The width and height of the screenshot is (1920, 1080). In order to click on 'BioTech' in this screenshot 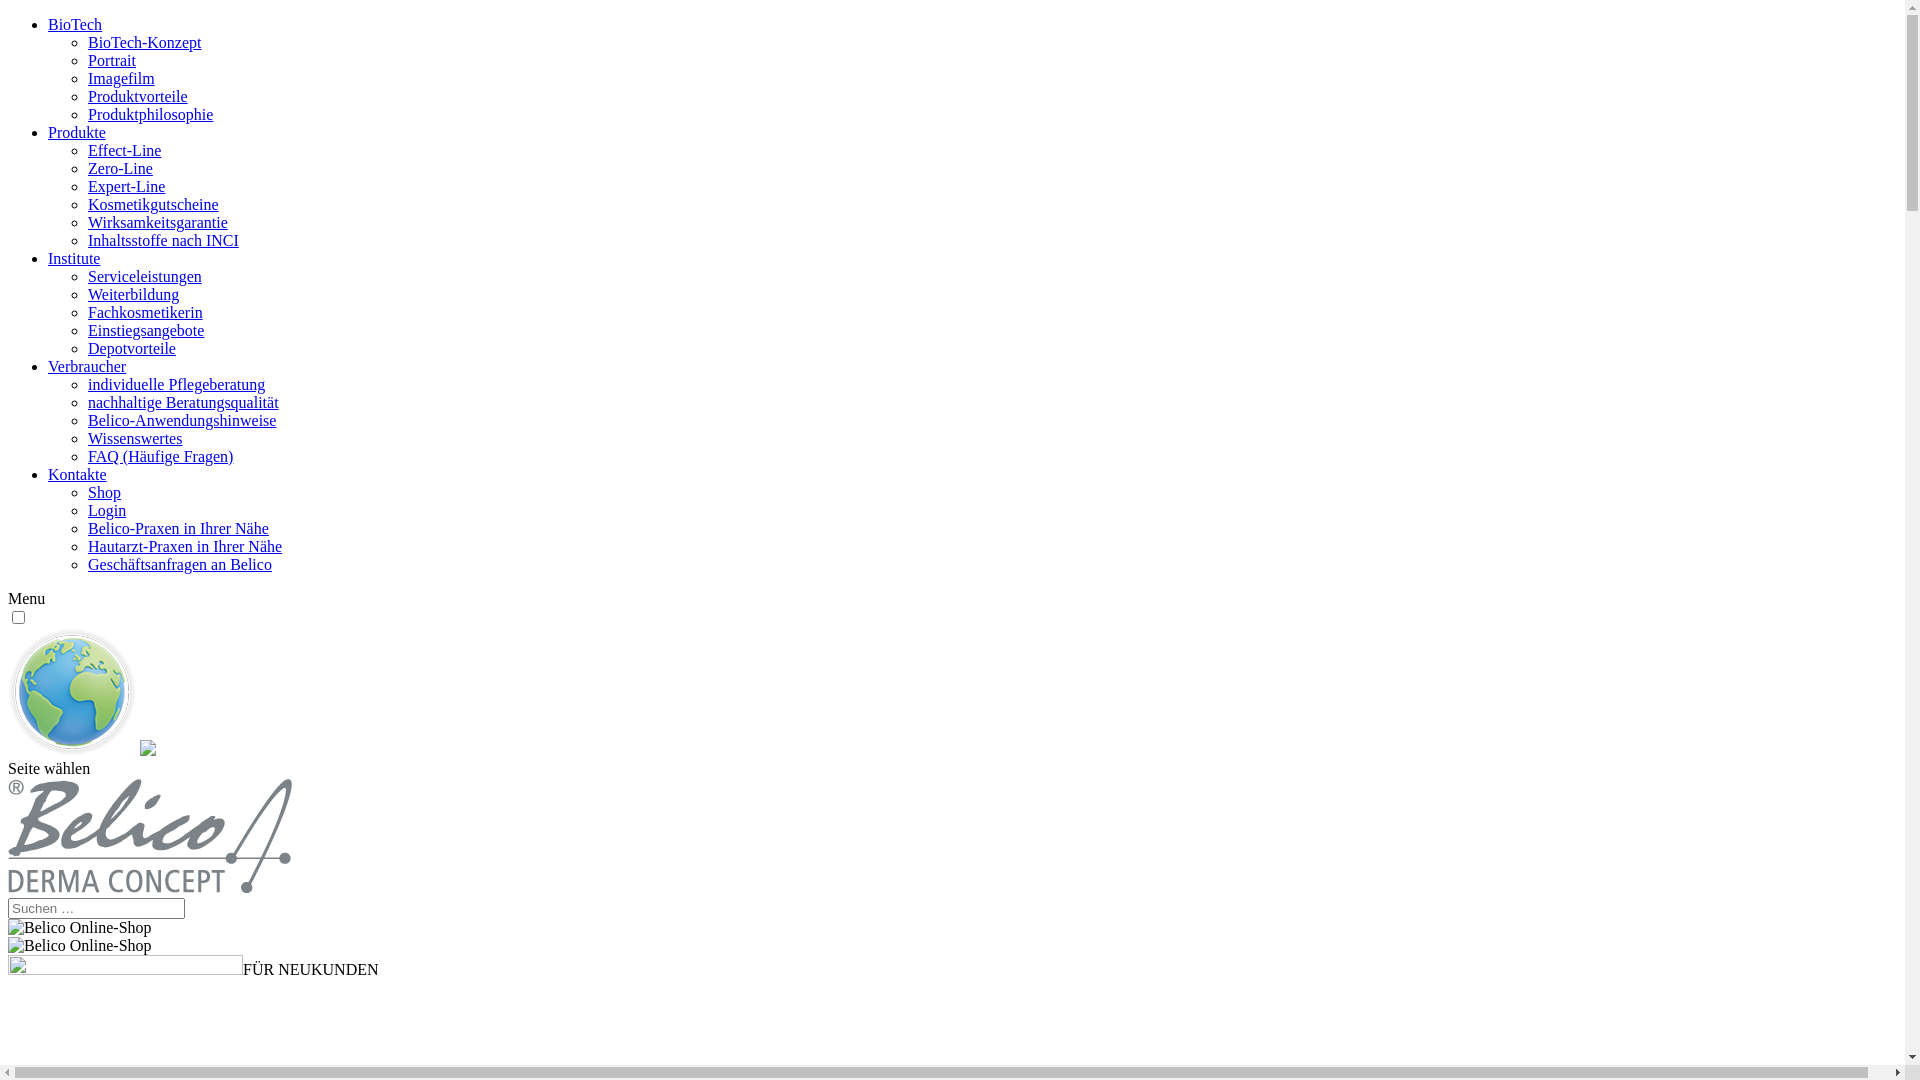, I will do `click(48, 24)`.